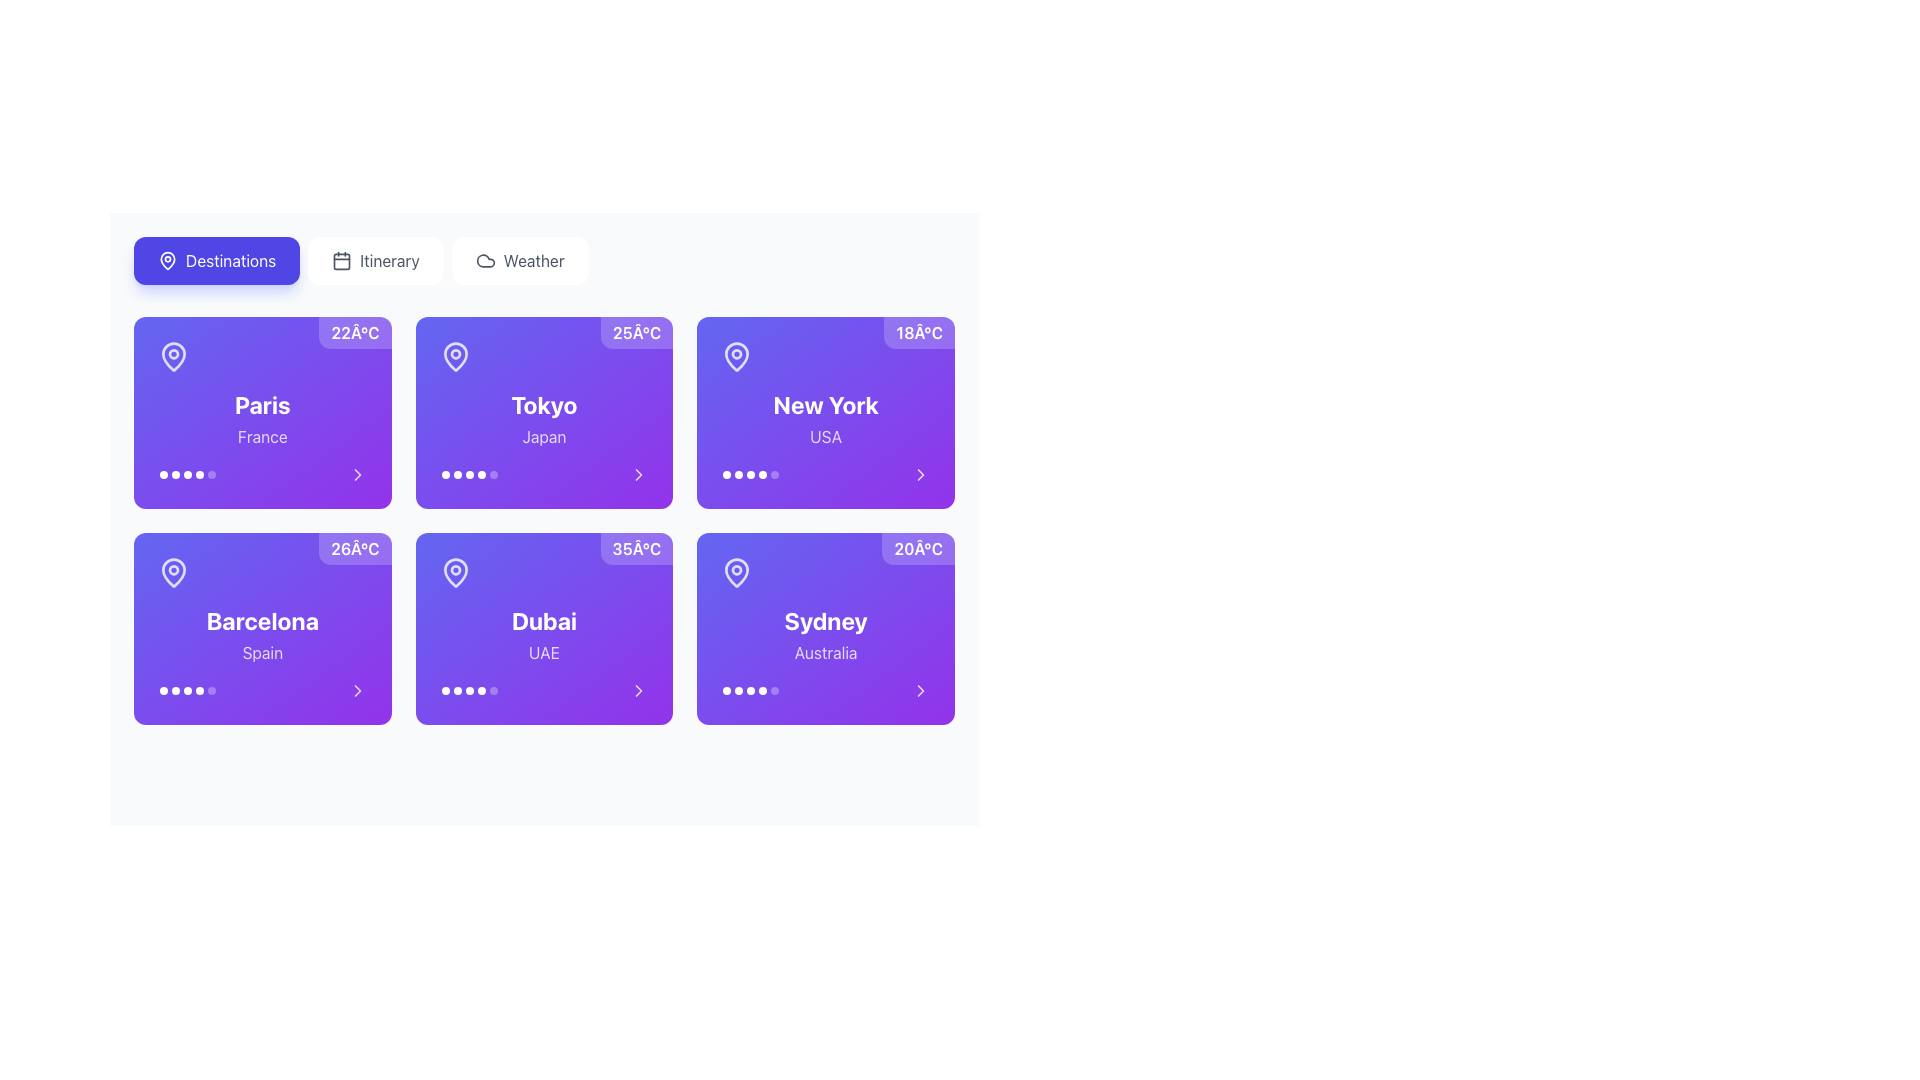 The height and width of the screenshot is (1080, 1920). I want to click on the static text label displaying '25°C' located in the upper-right corner of the 'Tokyo' card in the grid layout, so click(636, 331).